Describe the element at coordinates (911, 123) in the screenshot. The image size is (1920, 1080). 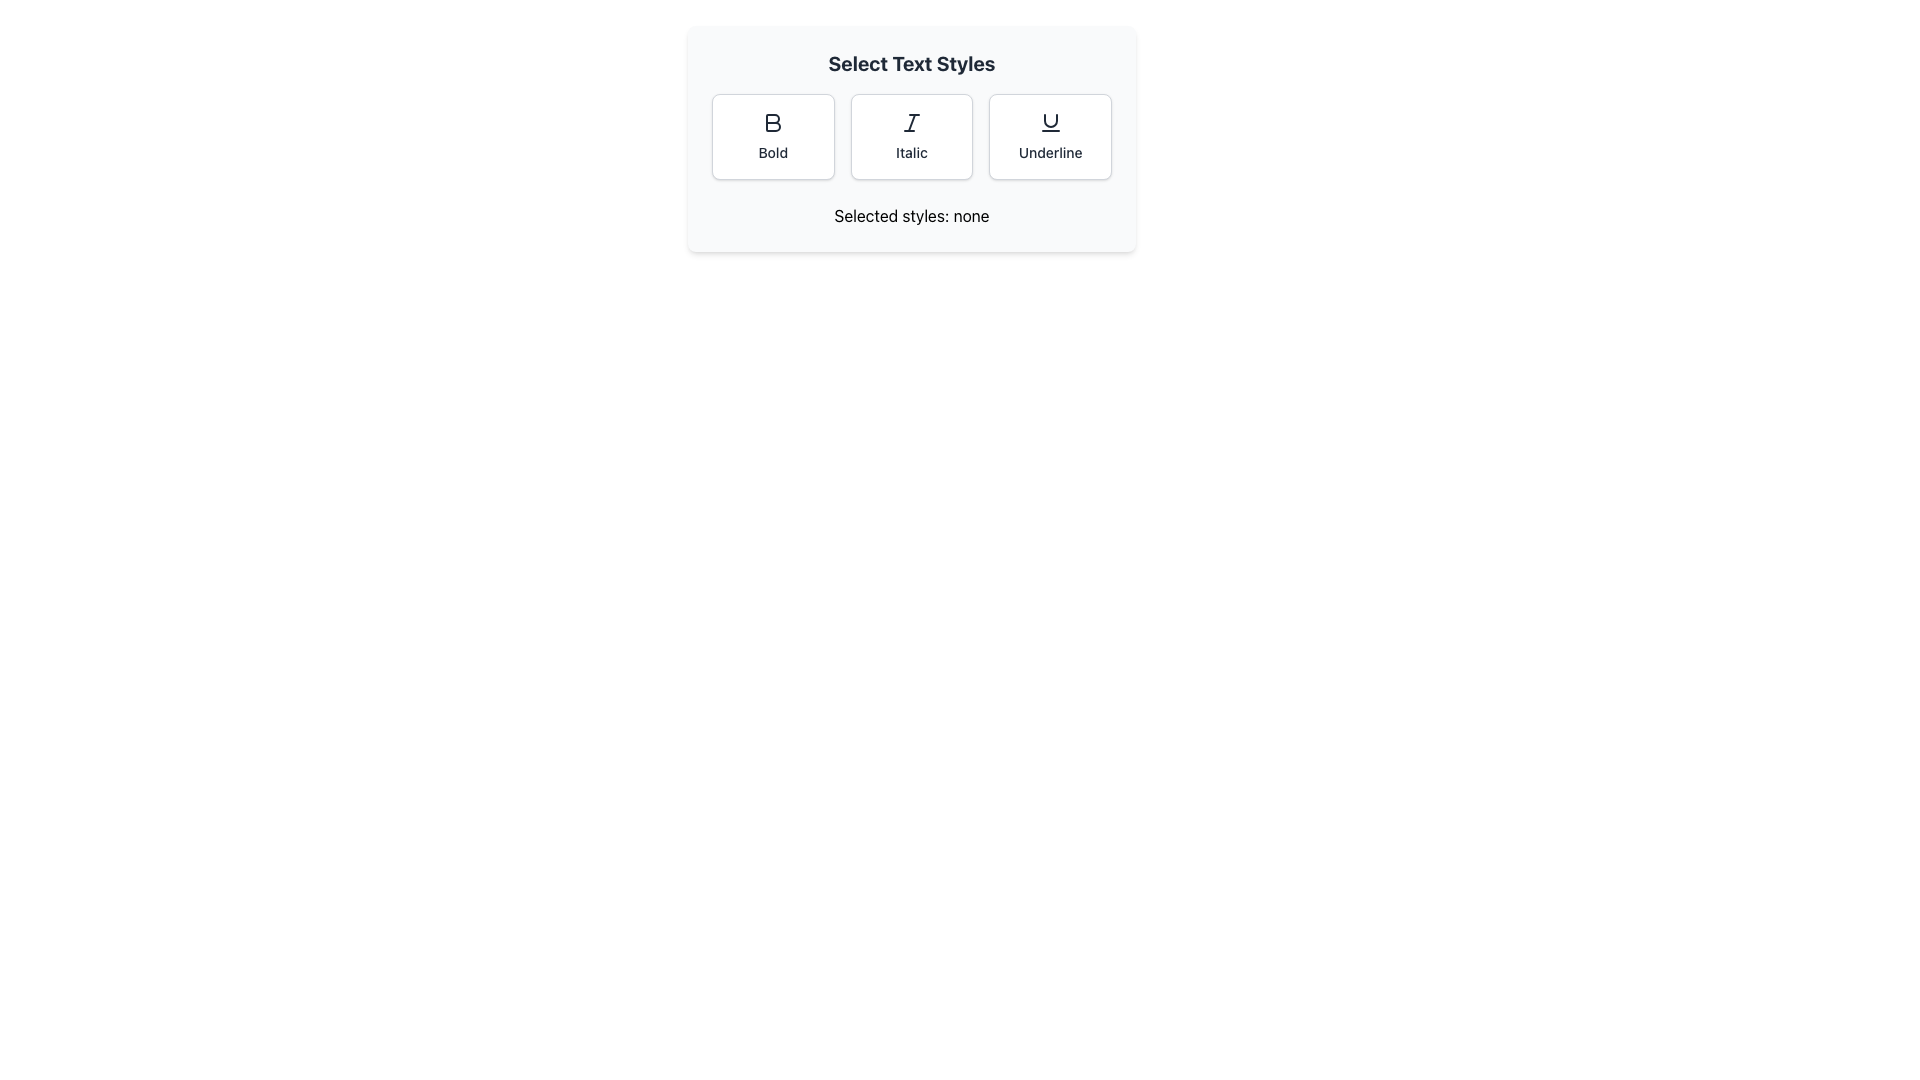
I see `the Italic text styling icon located centrally above the label 'Italic'` at that location.